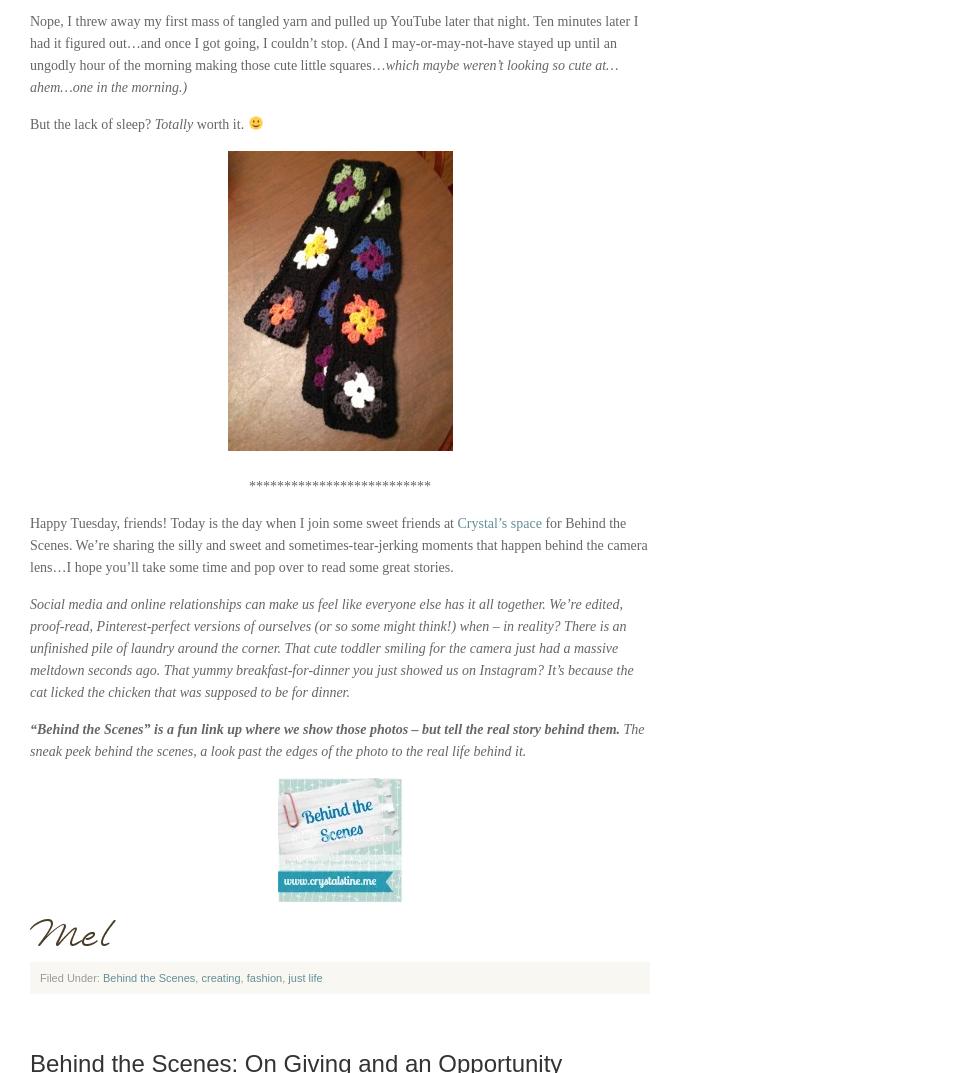  What do you see at coordinates (499, 522) in the screenshot?
I see `'Crystal’s space'` at bounding box center [499, 522].